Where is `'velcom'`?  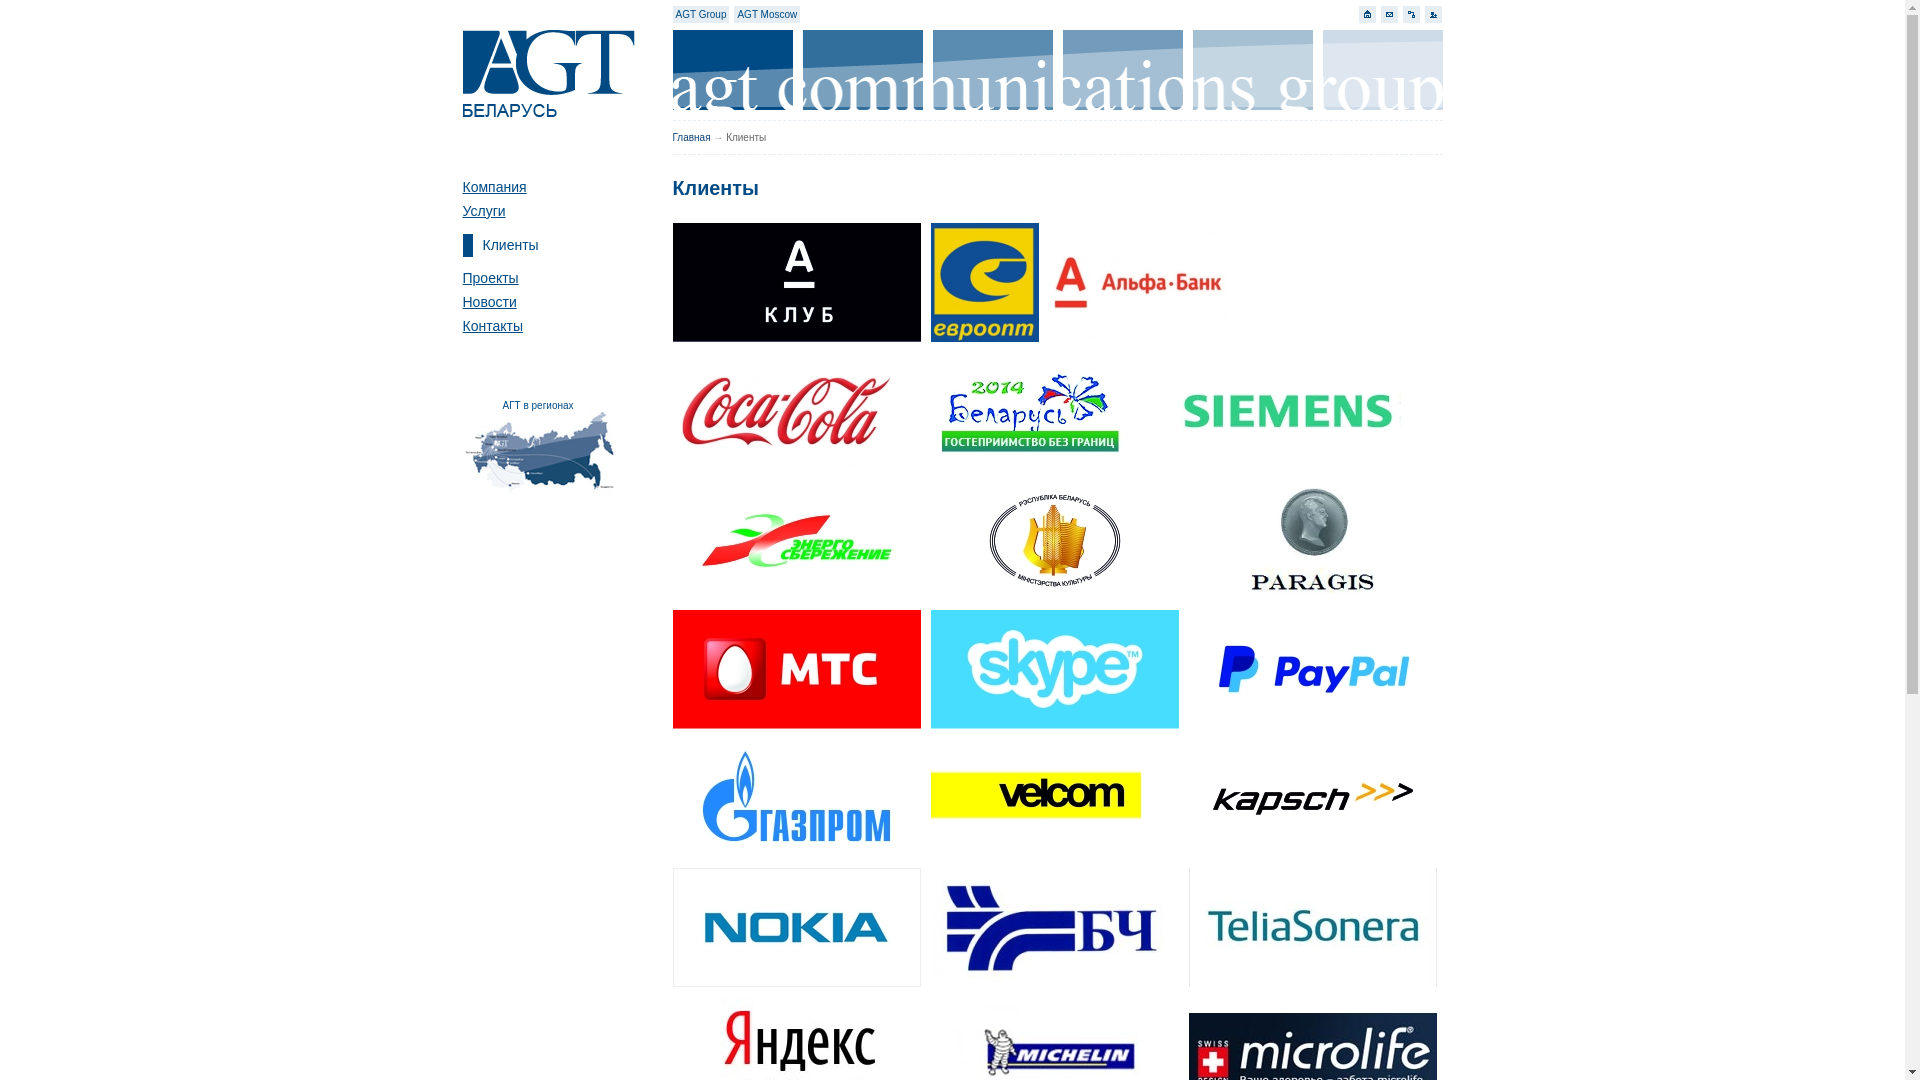
'velcom' is located at coordinates (1053, 797).